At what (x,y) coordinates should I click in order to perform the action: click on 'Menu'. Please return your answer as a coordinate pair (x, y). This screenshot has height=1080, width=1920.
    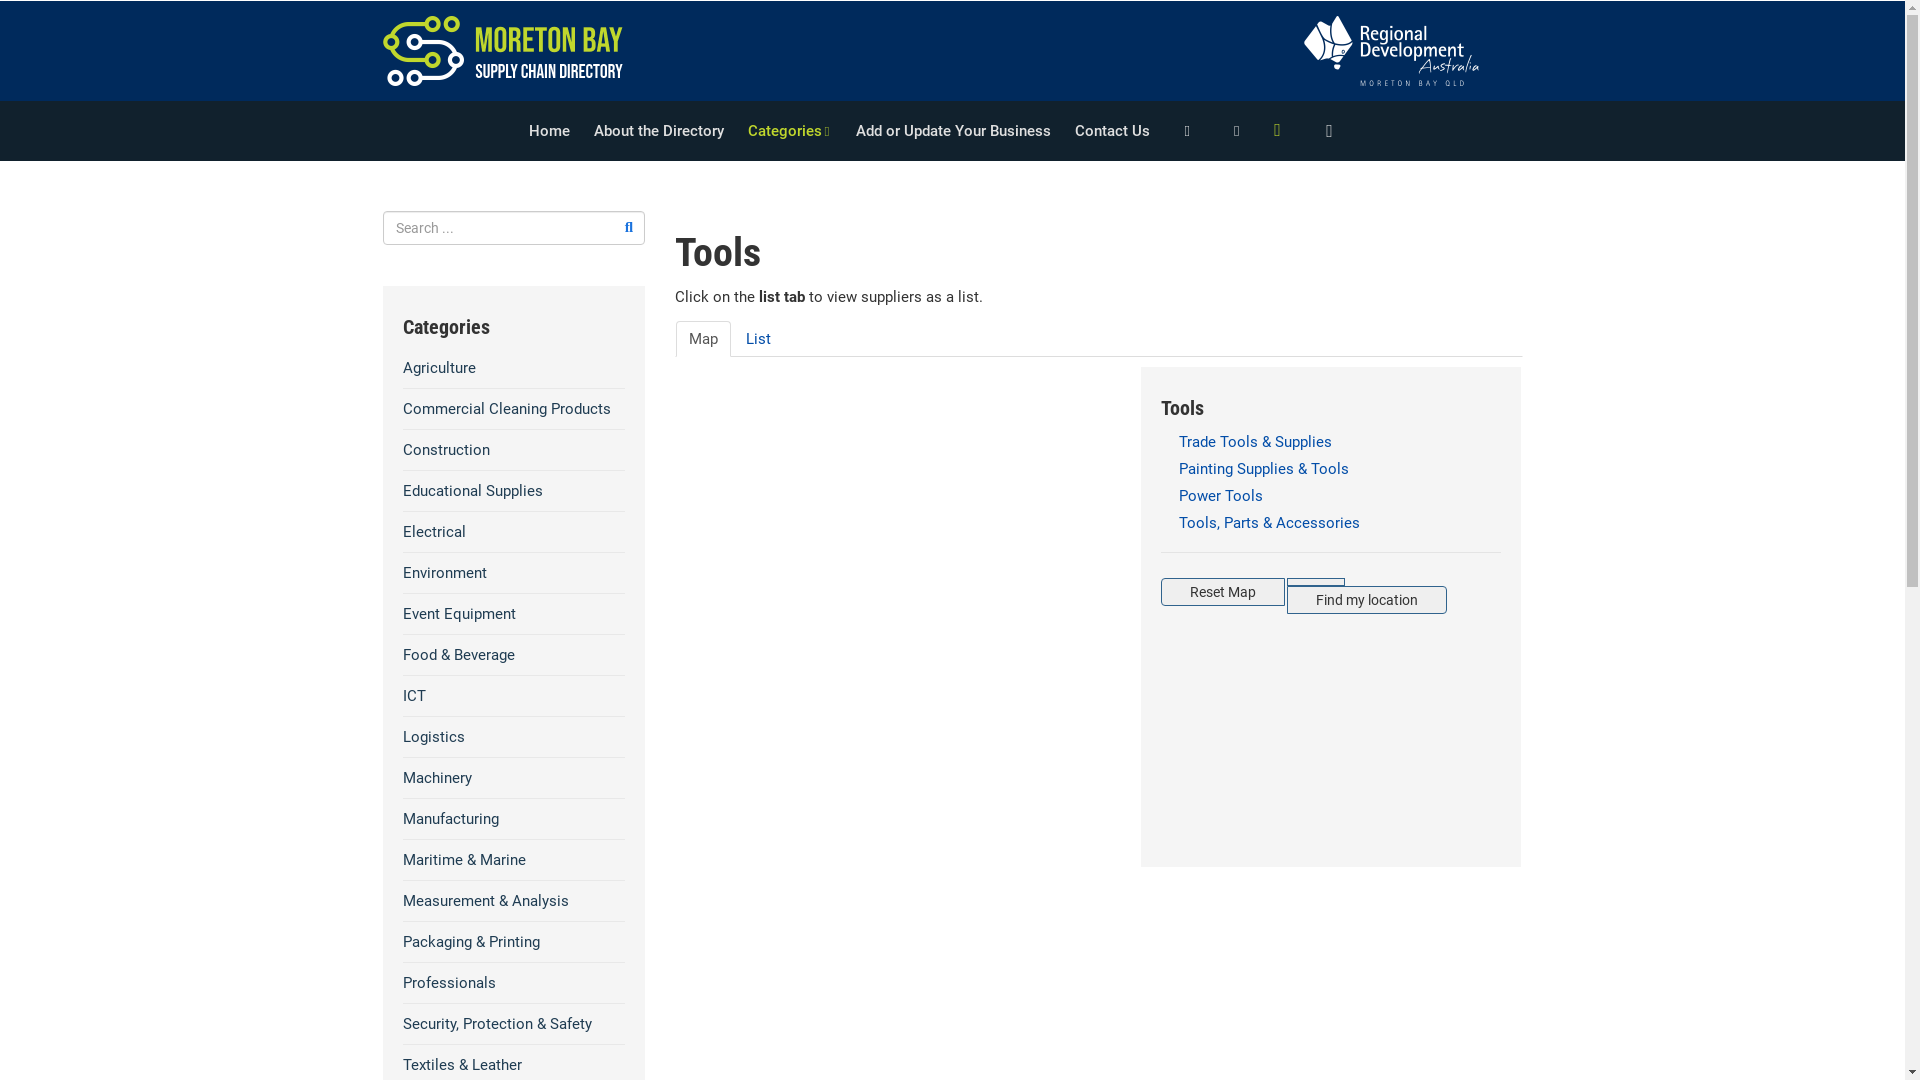
    Looking at the image, I should click on (1275, 130).